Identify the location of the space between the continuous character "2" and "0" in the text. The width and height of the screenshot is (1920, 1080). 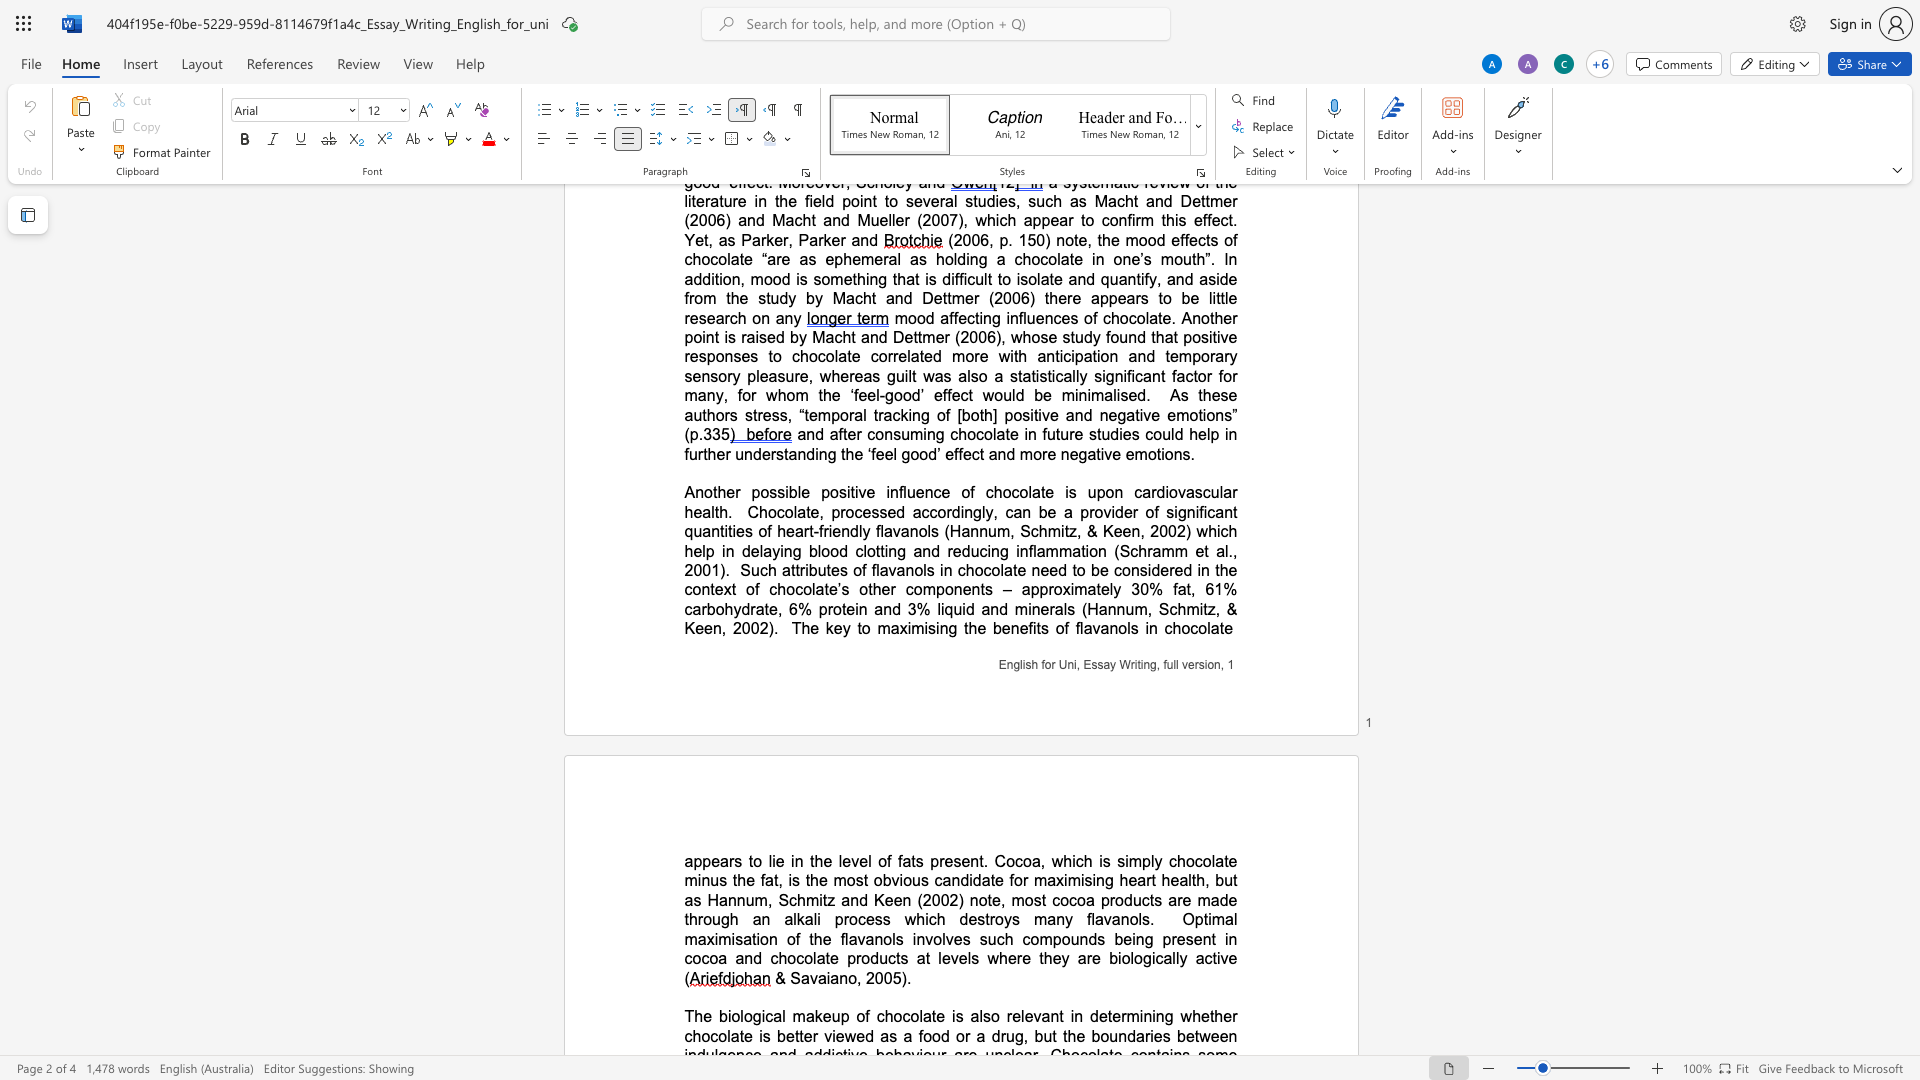
(740, 627).